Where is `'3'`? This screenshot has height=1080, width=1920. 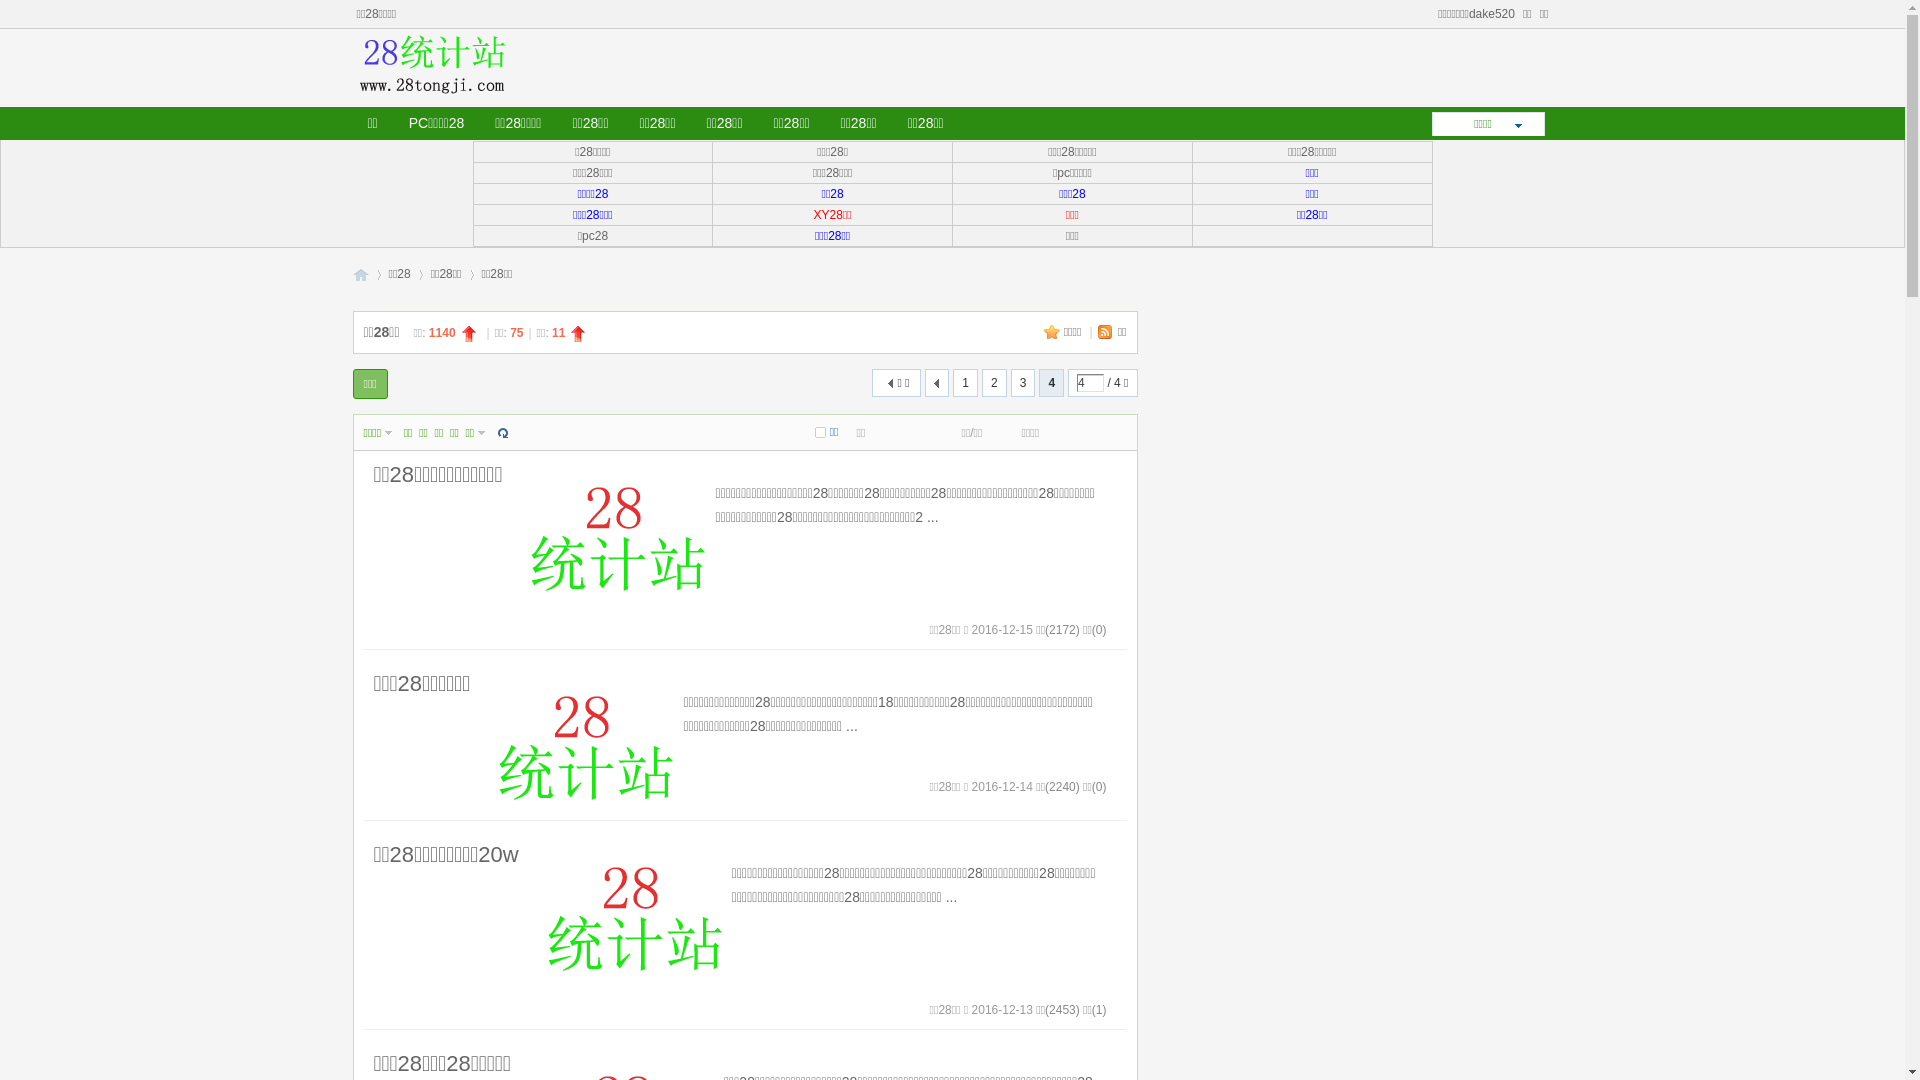
'3' is located at coordinates (1023, 382).